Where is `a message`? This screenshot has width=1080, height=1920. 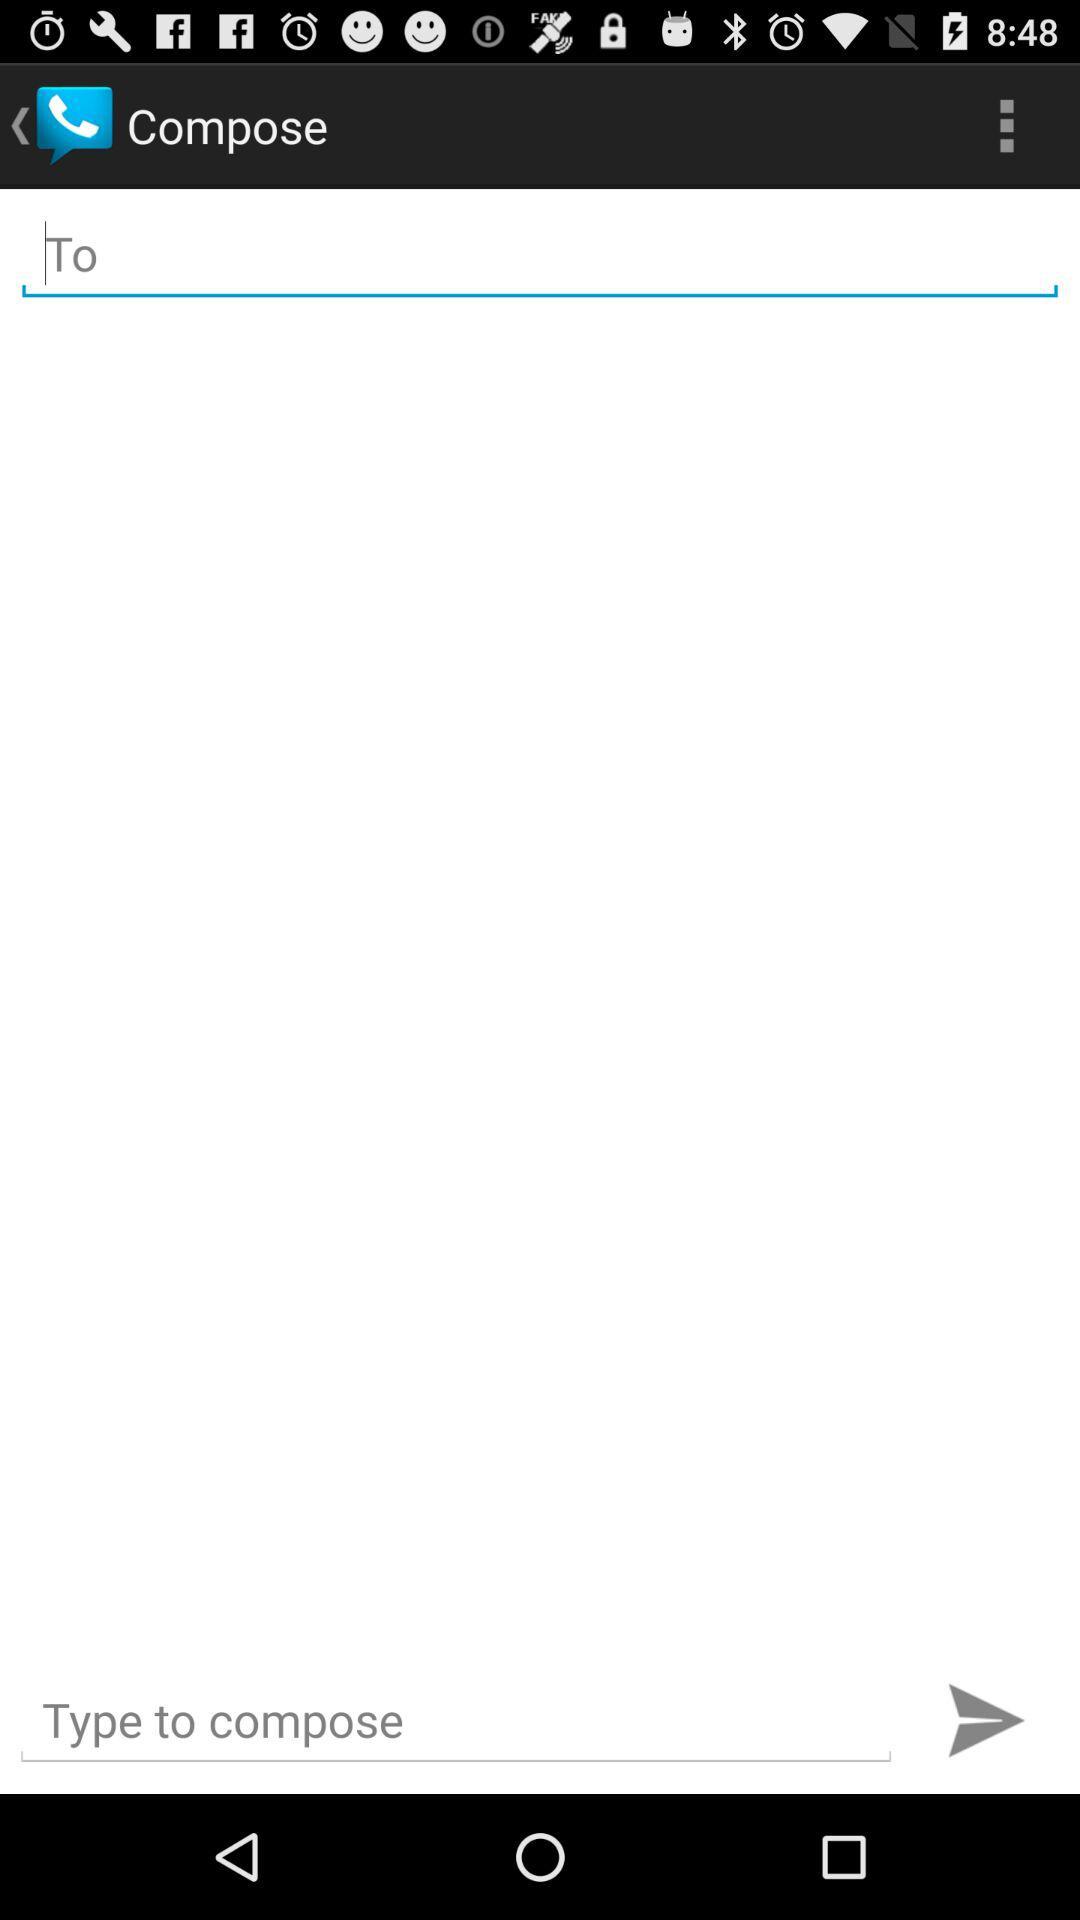
a message is located at coordinates (455, 1719).